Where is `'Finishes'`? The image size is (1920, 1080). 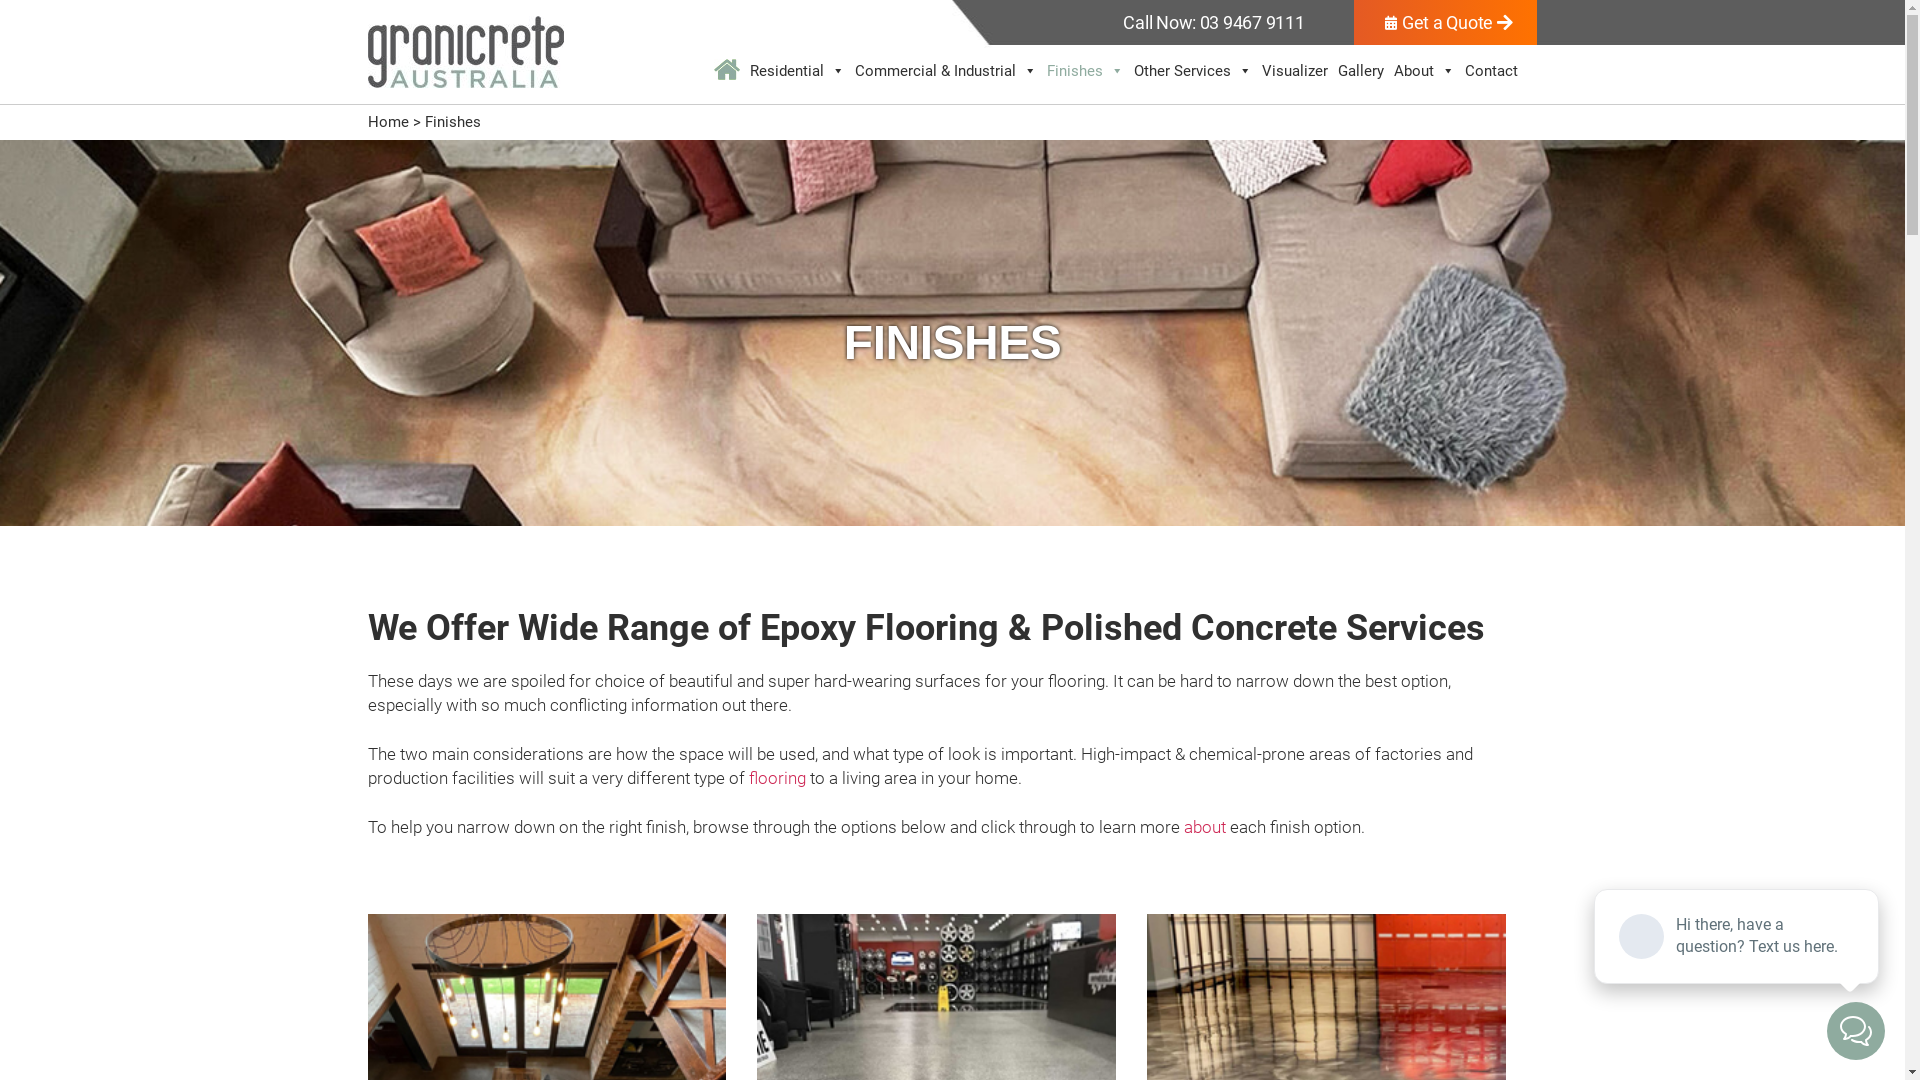
'Finishes' is located at coordinates (1084, 69).